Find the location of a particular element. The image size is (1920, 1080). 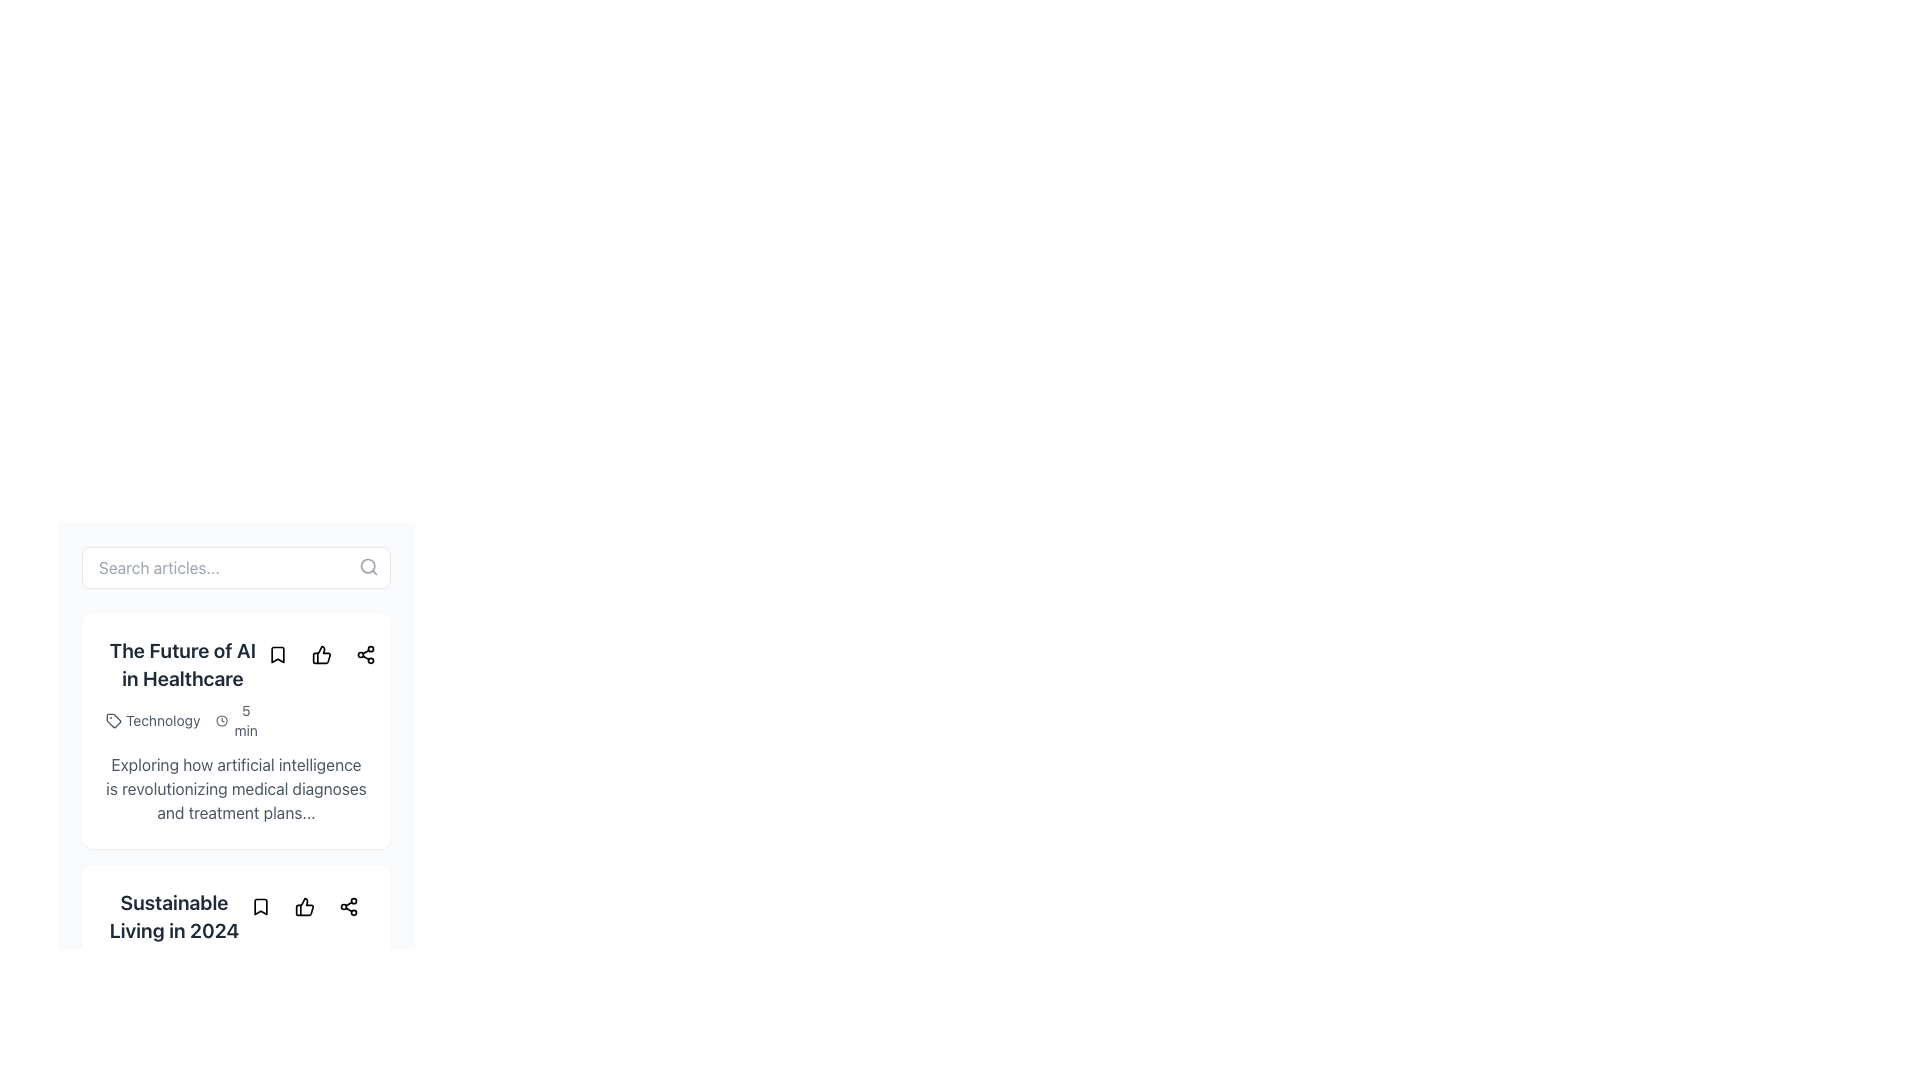

the approval icon located beneath the article titled 'Sustainable Living in 2024' to express approval for the content is located at coordinates (303, 906).